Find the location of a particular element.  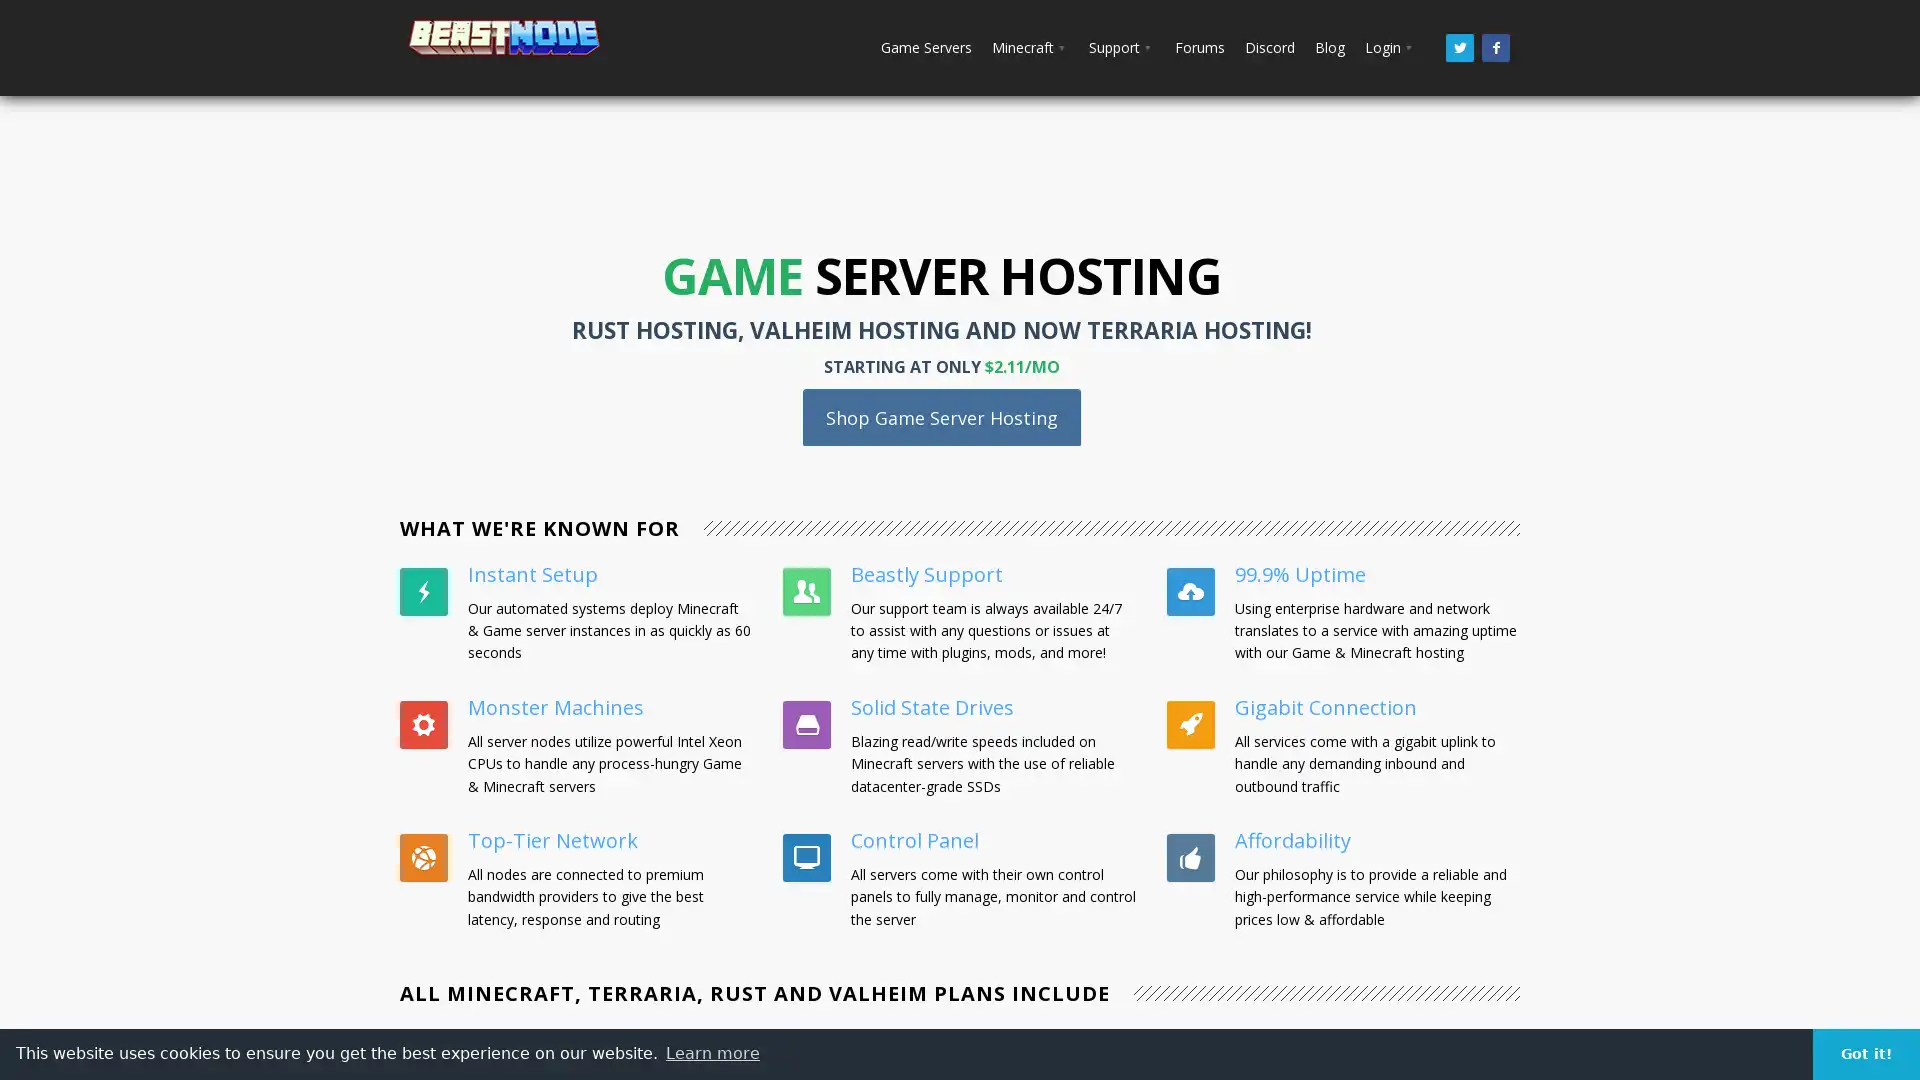

learn more about cookies is located at coordinates (713, 1052).